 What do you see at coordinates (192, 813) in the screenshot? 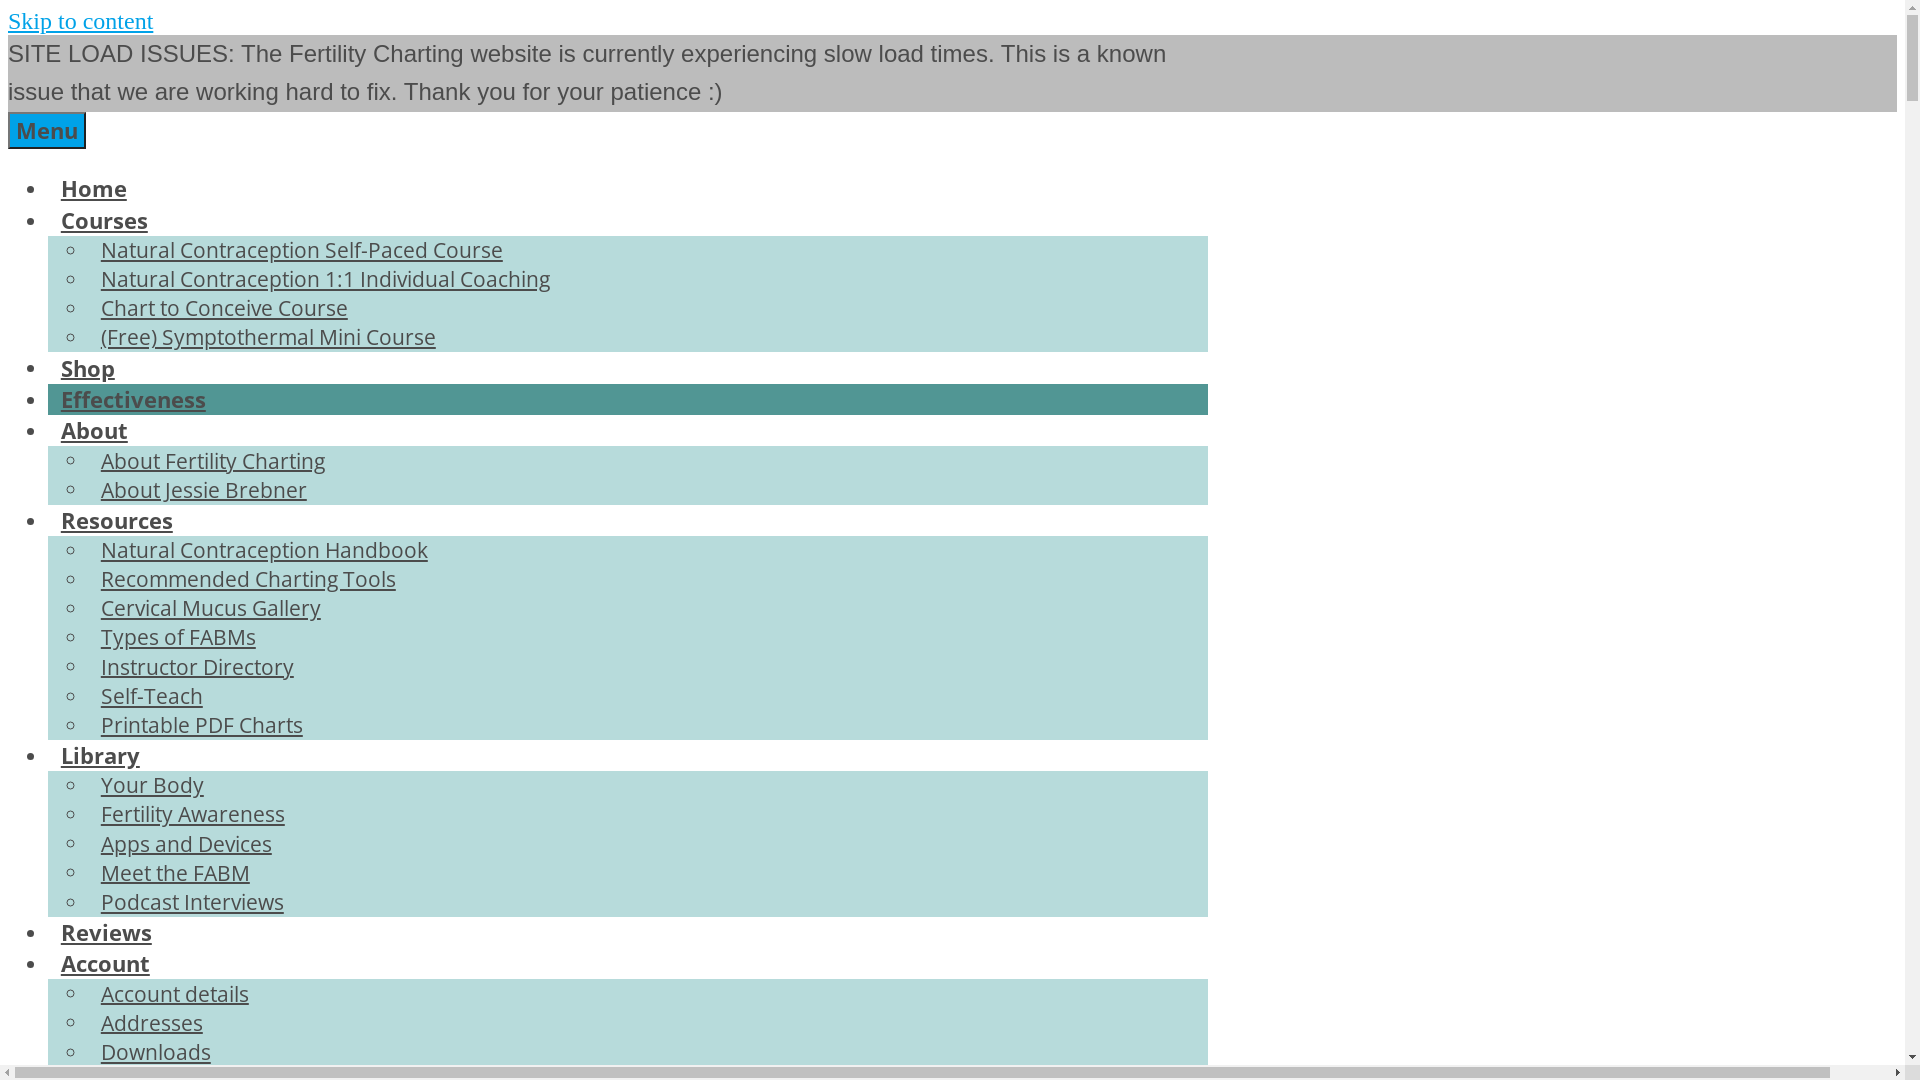
I see `'Fertility Awareness'` at bounding box center [192, 813].